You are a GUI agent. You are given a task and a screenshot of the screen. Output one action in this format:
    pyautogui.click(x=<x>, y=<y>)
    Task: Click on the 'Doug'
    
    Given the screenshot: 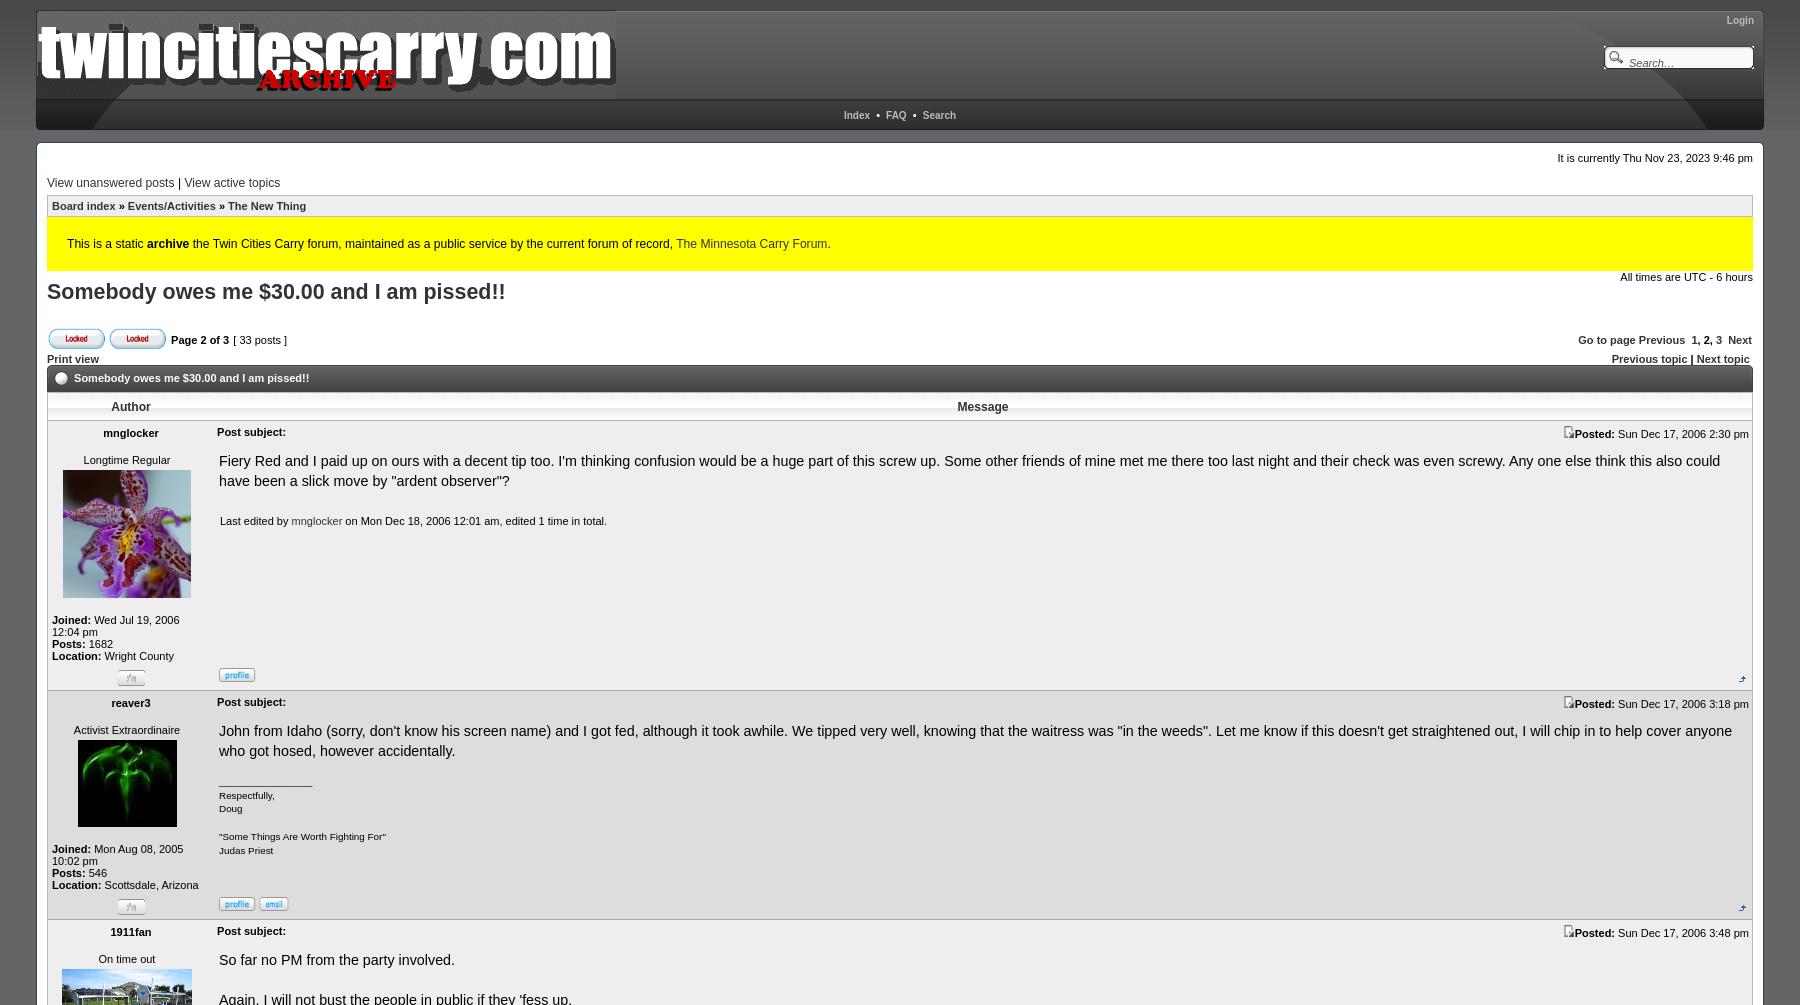 What is the action you would take?
    pyautogui.click(x=219, y=808)
    